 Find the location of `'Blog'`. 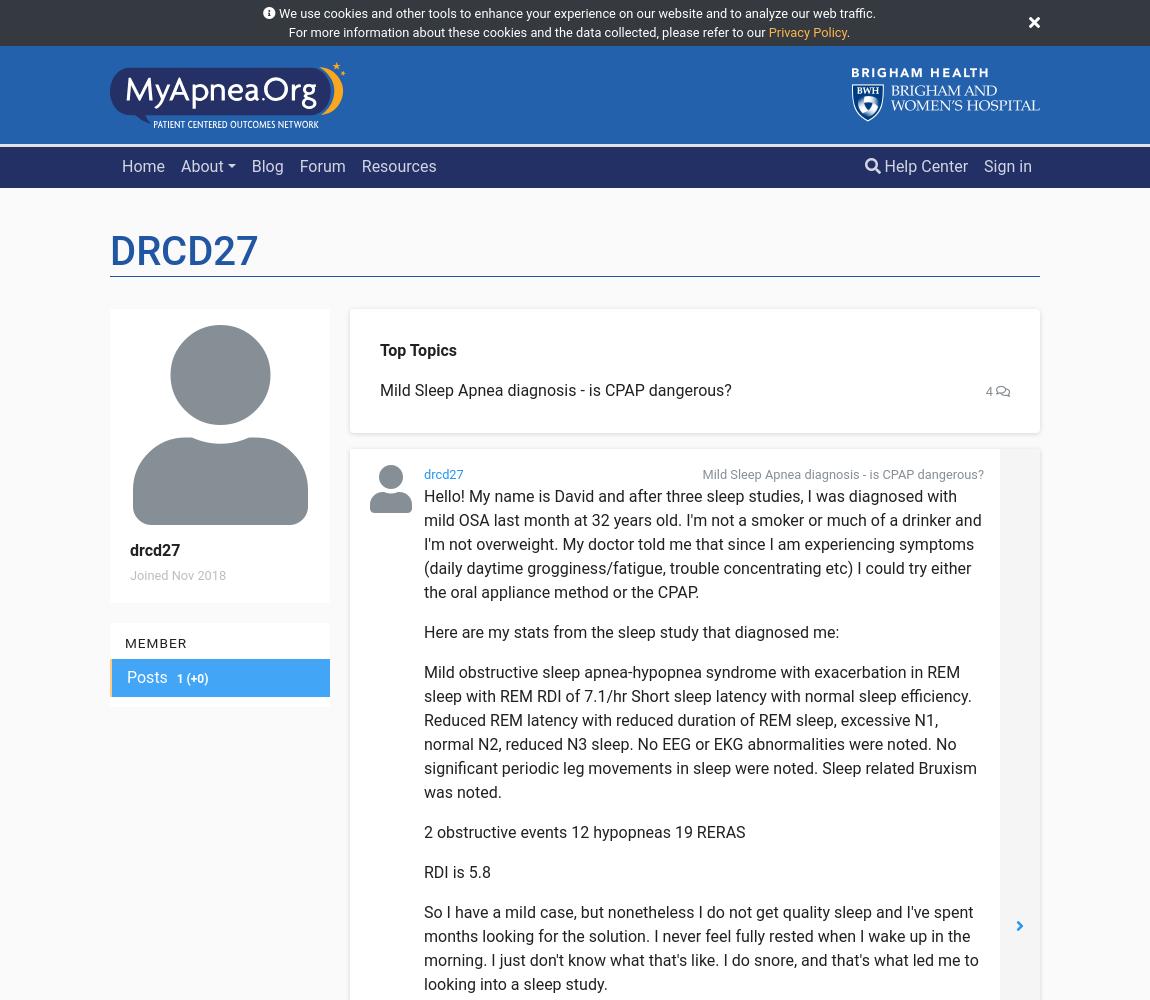

'Blog' is located at coordinates (250, 166).